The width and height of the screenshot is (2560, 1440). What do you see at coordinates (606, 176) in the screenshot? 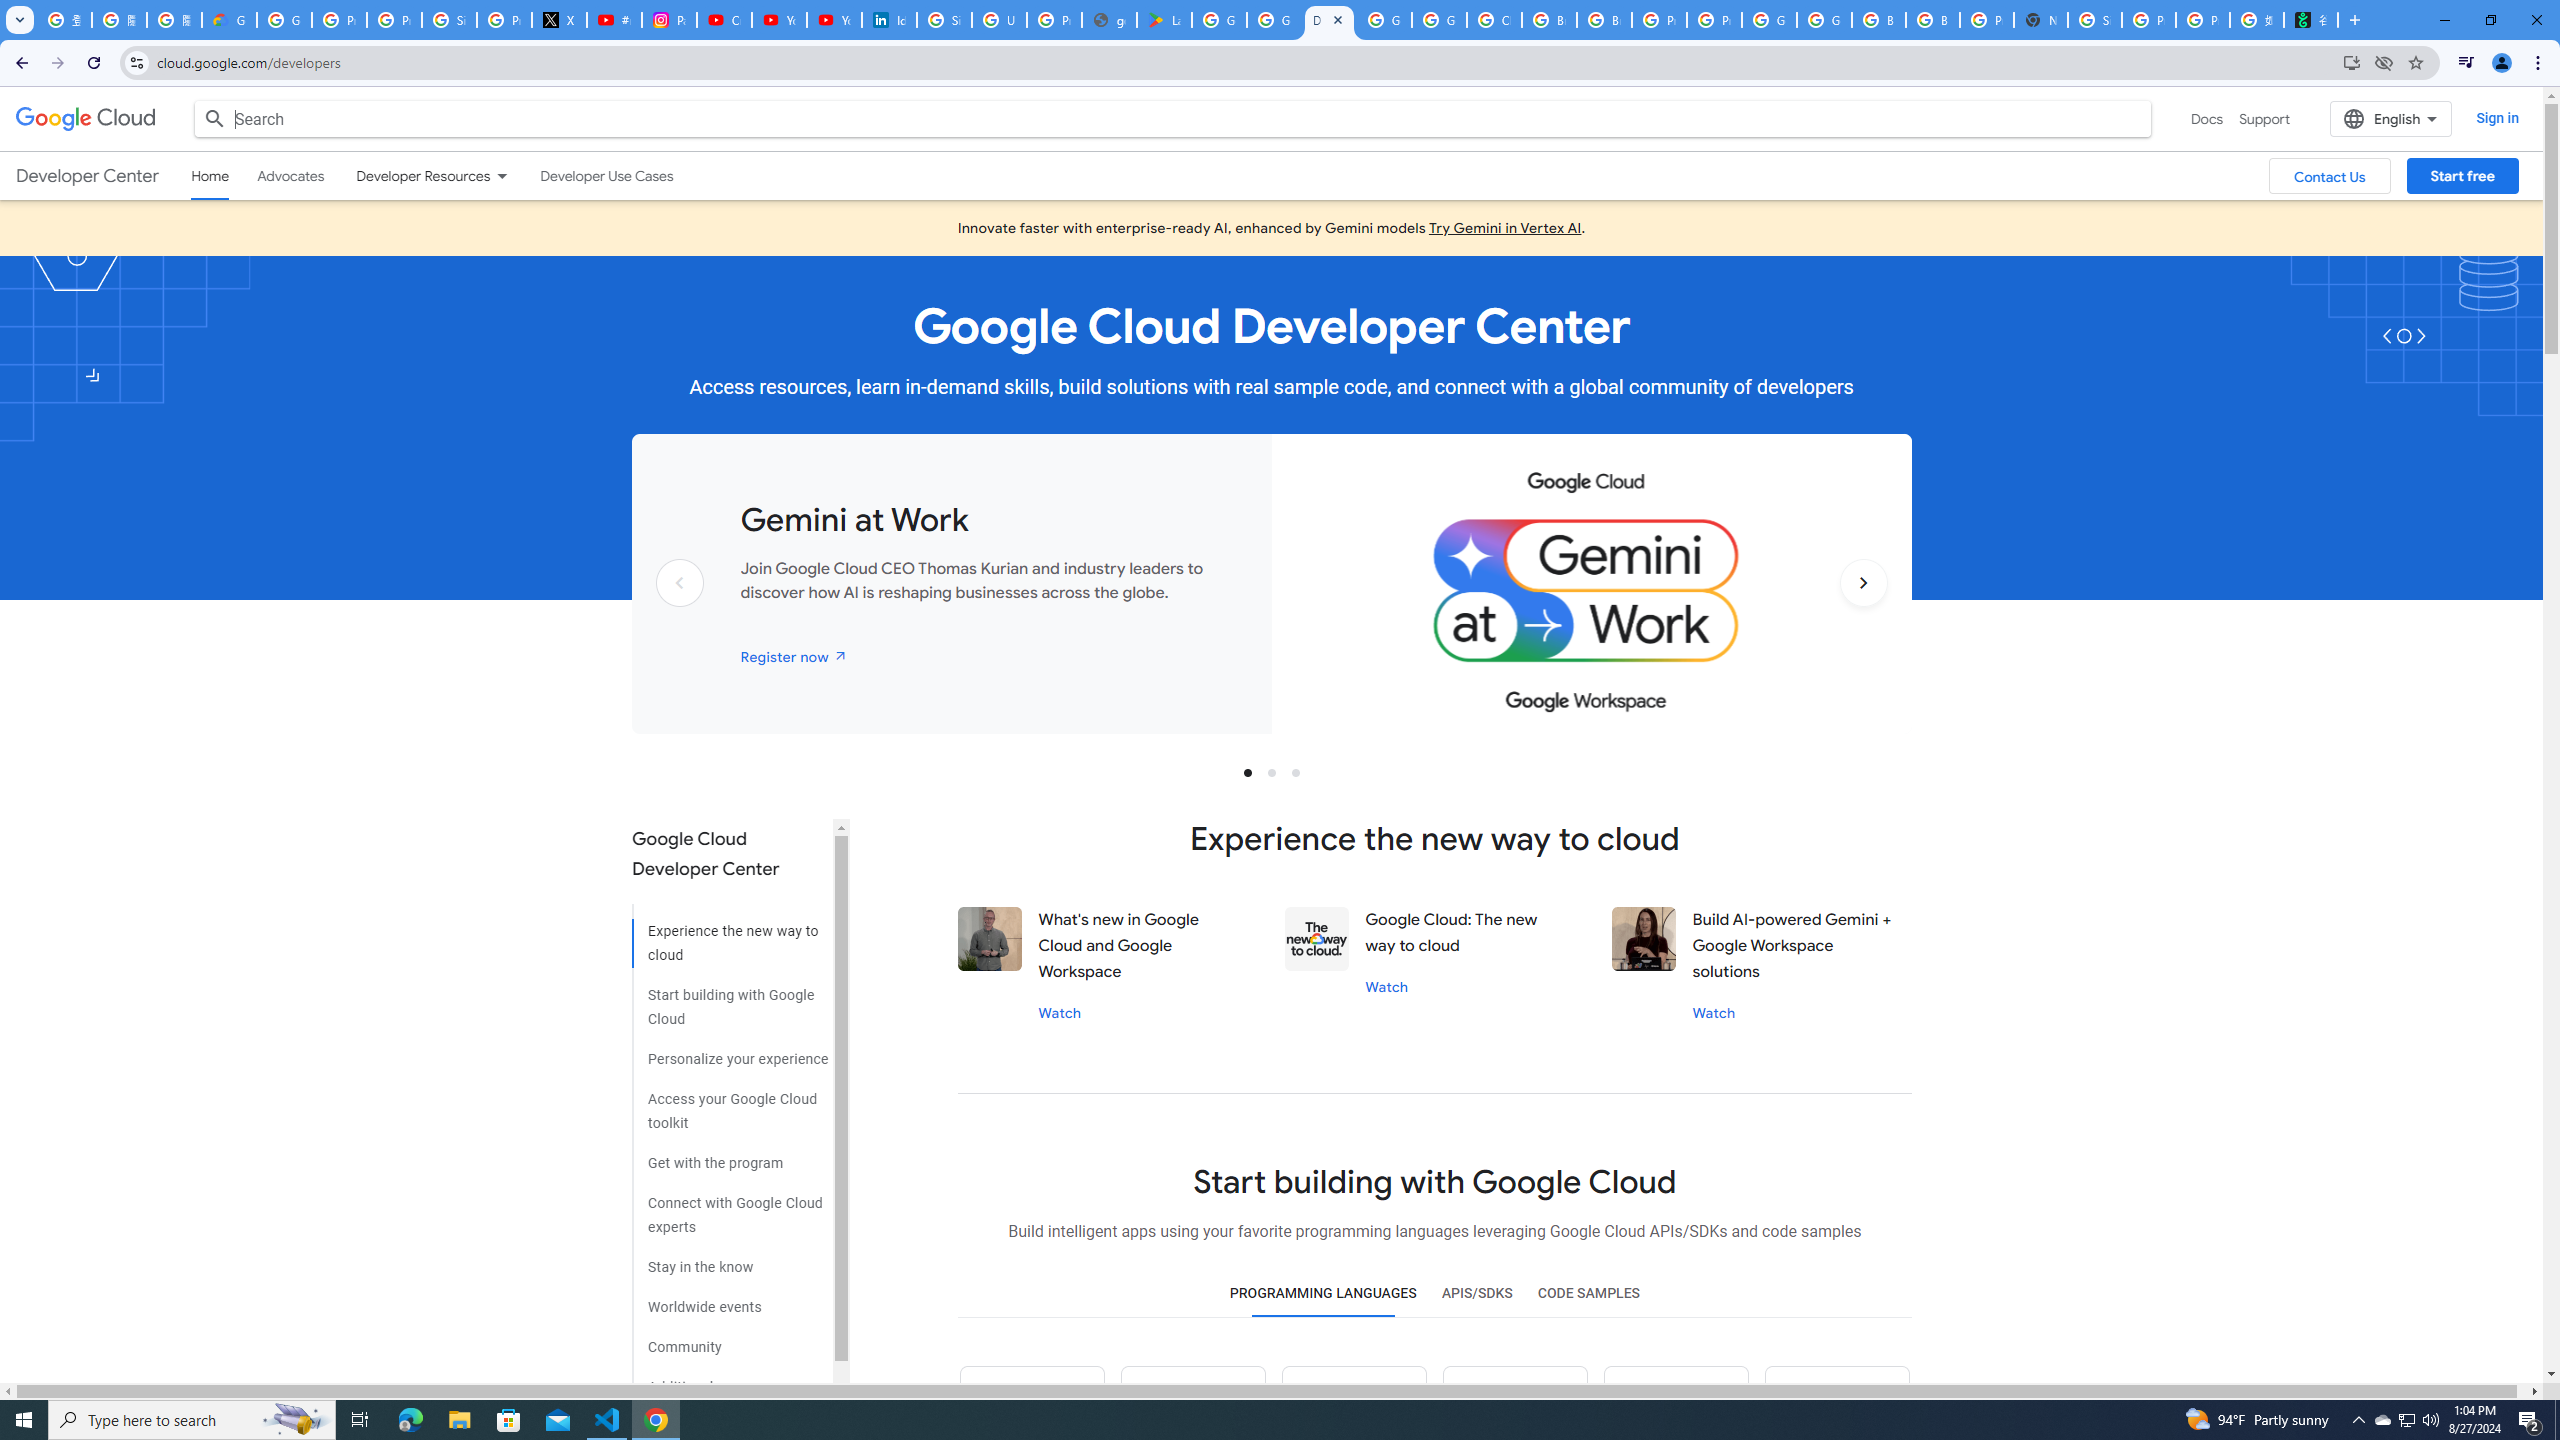
I see `'Developer Use Cases'` at bounding box center [606, 176].